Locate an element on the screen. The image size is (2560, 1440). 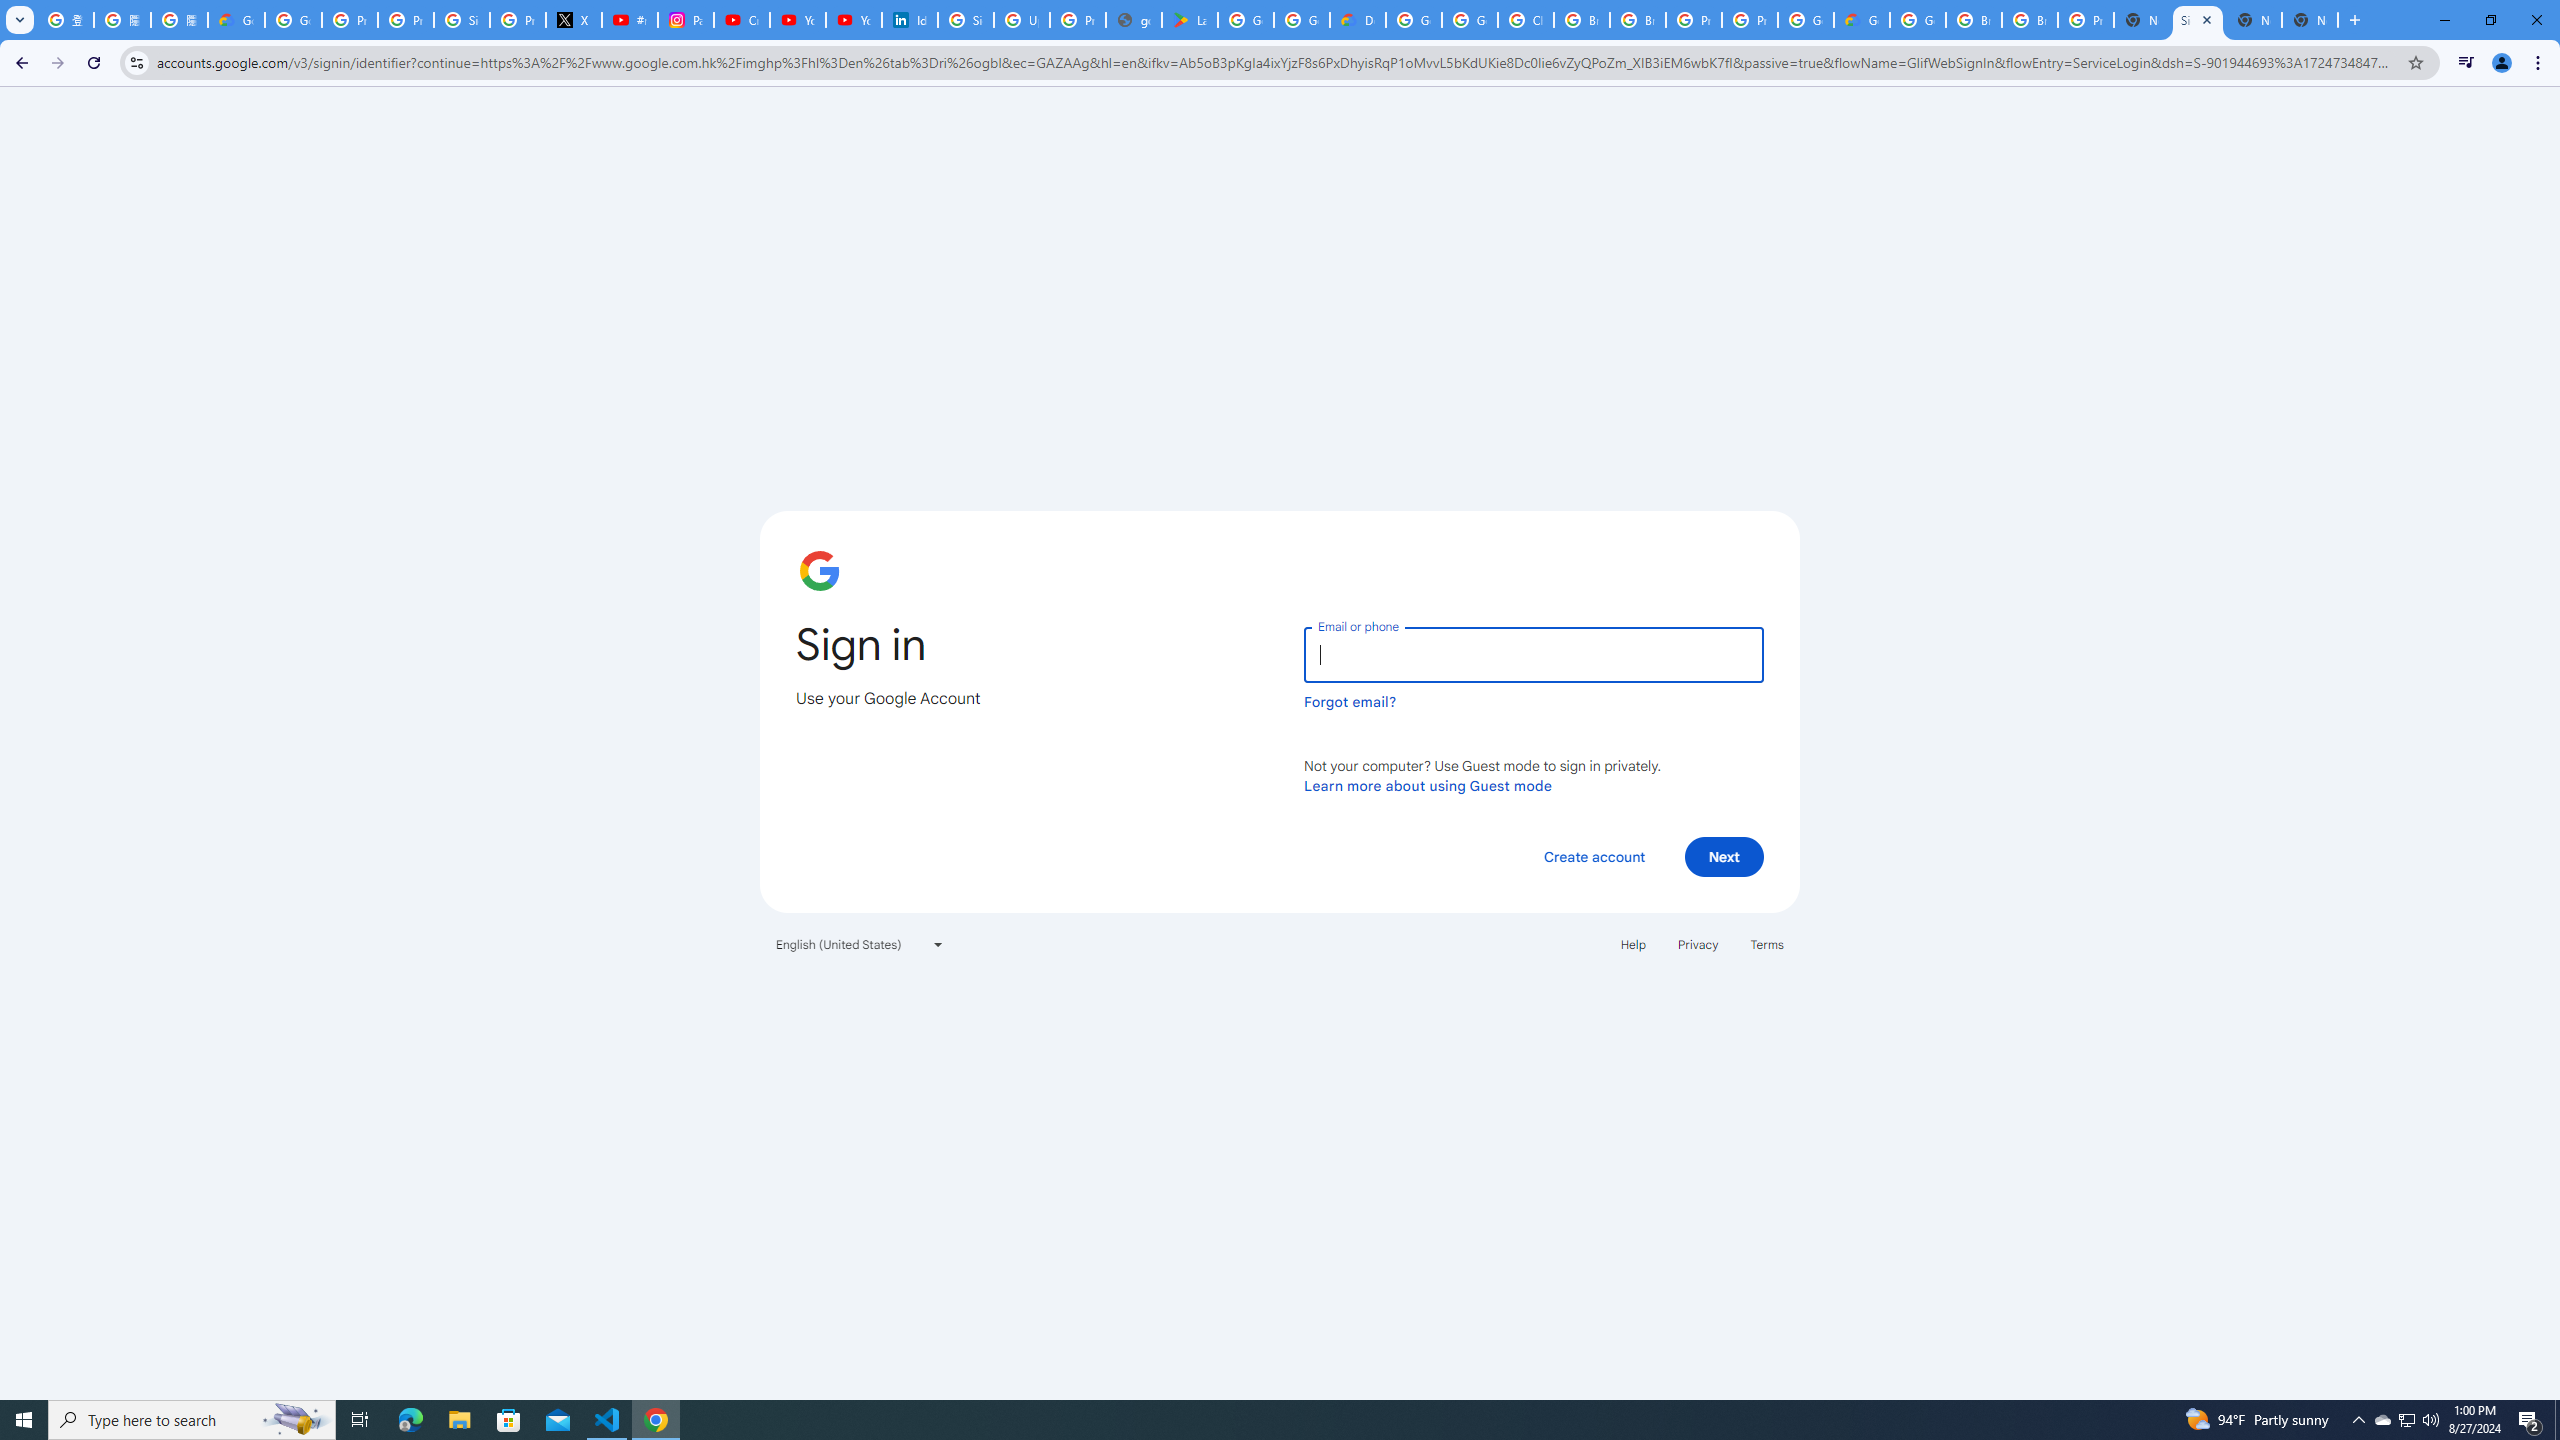
'Privacy' is located at coordinates (1696, 942).